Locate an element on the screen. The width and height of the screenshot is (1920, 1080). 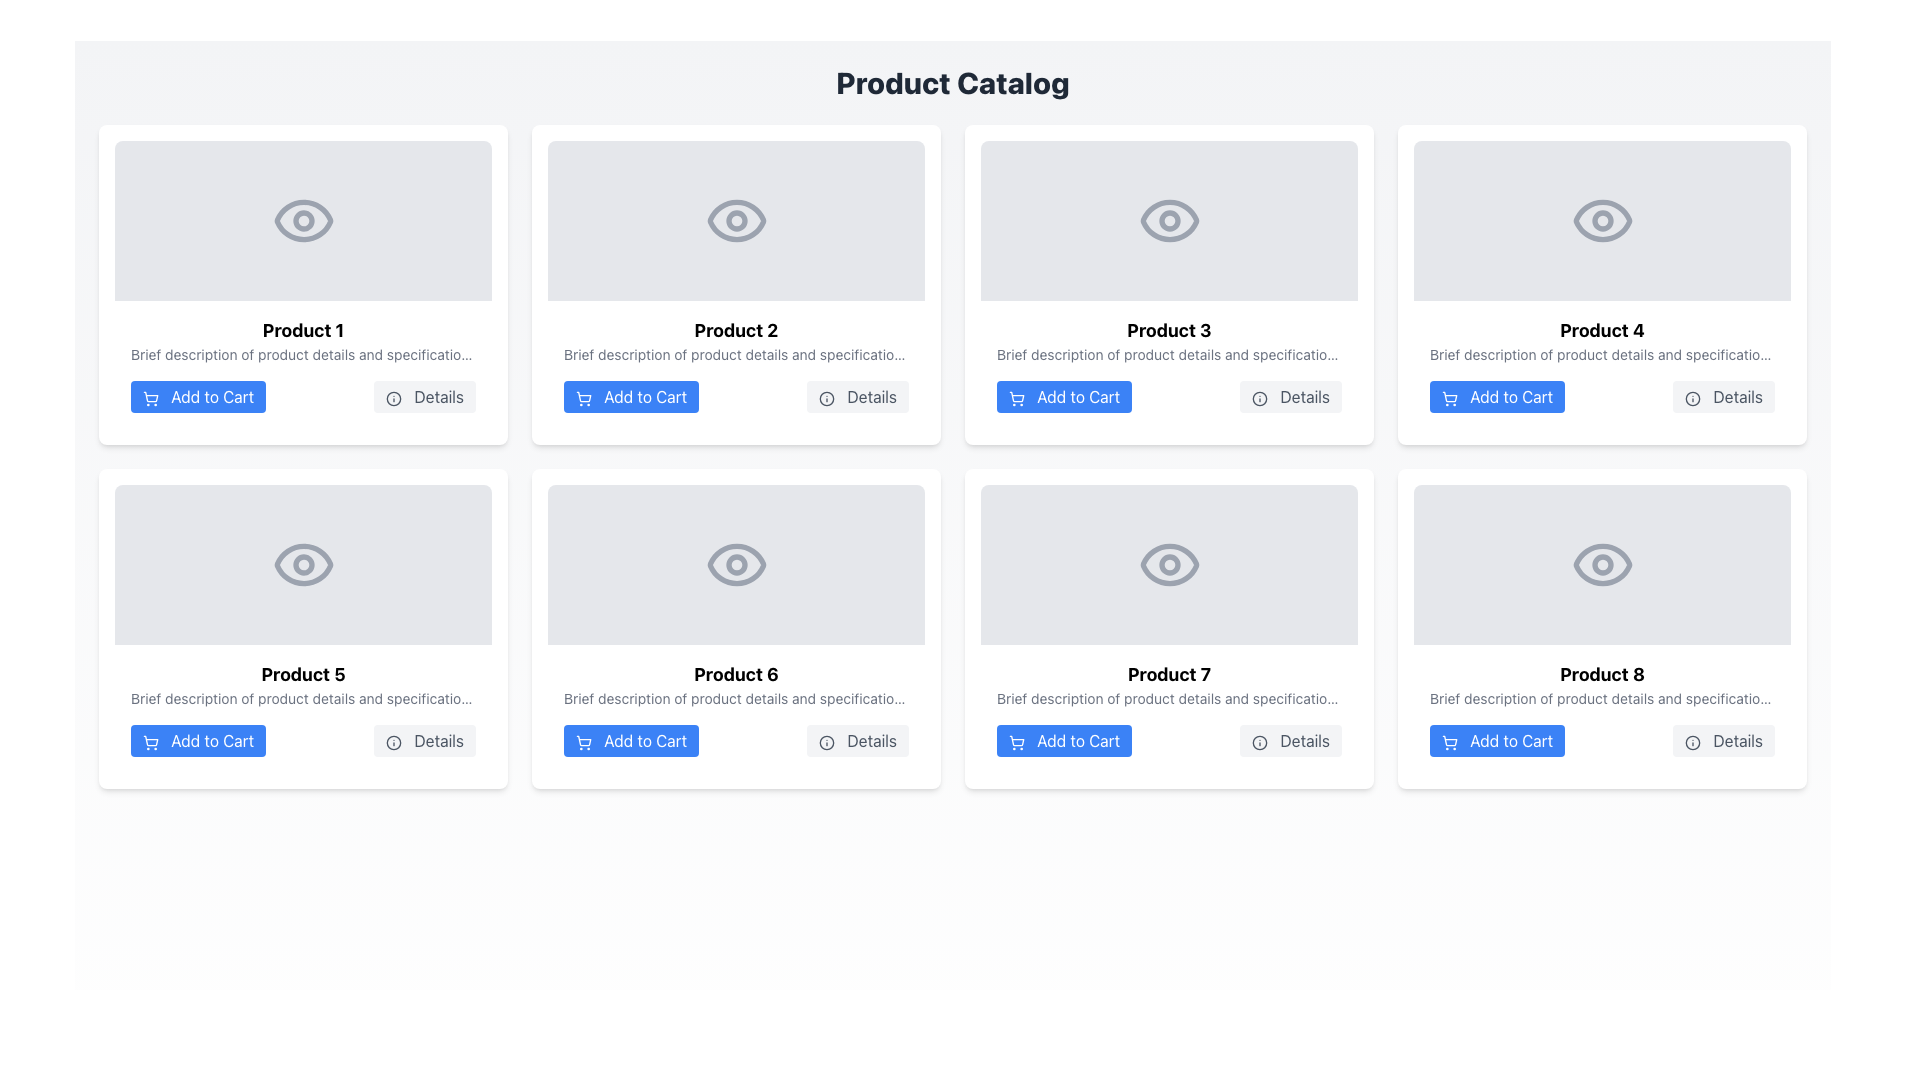
the button located in the second row, second column of the product grid is located at coordinates (858, 397).